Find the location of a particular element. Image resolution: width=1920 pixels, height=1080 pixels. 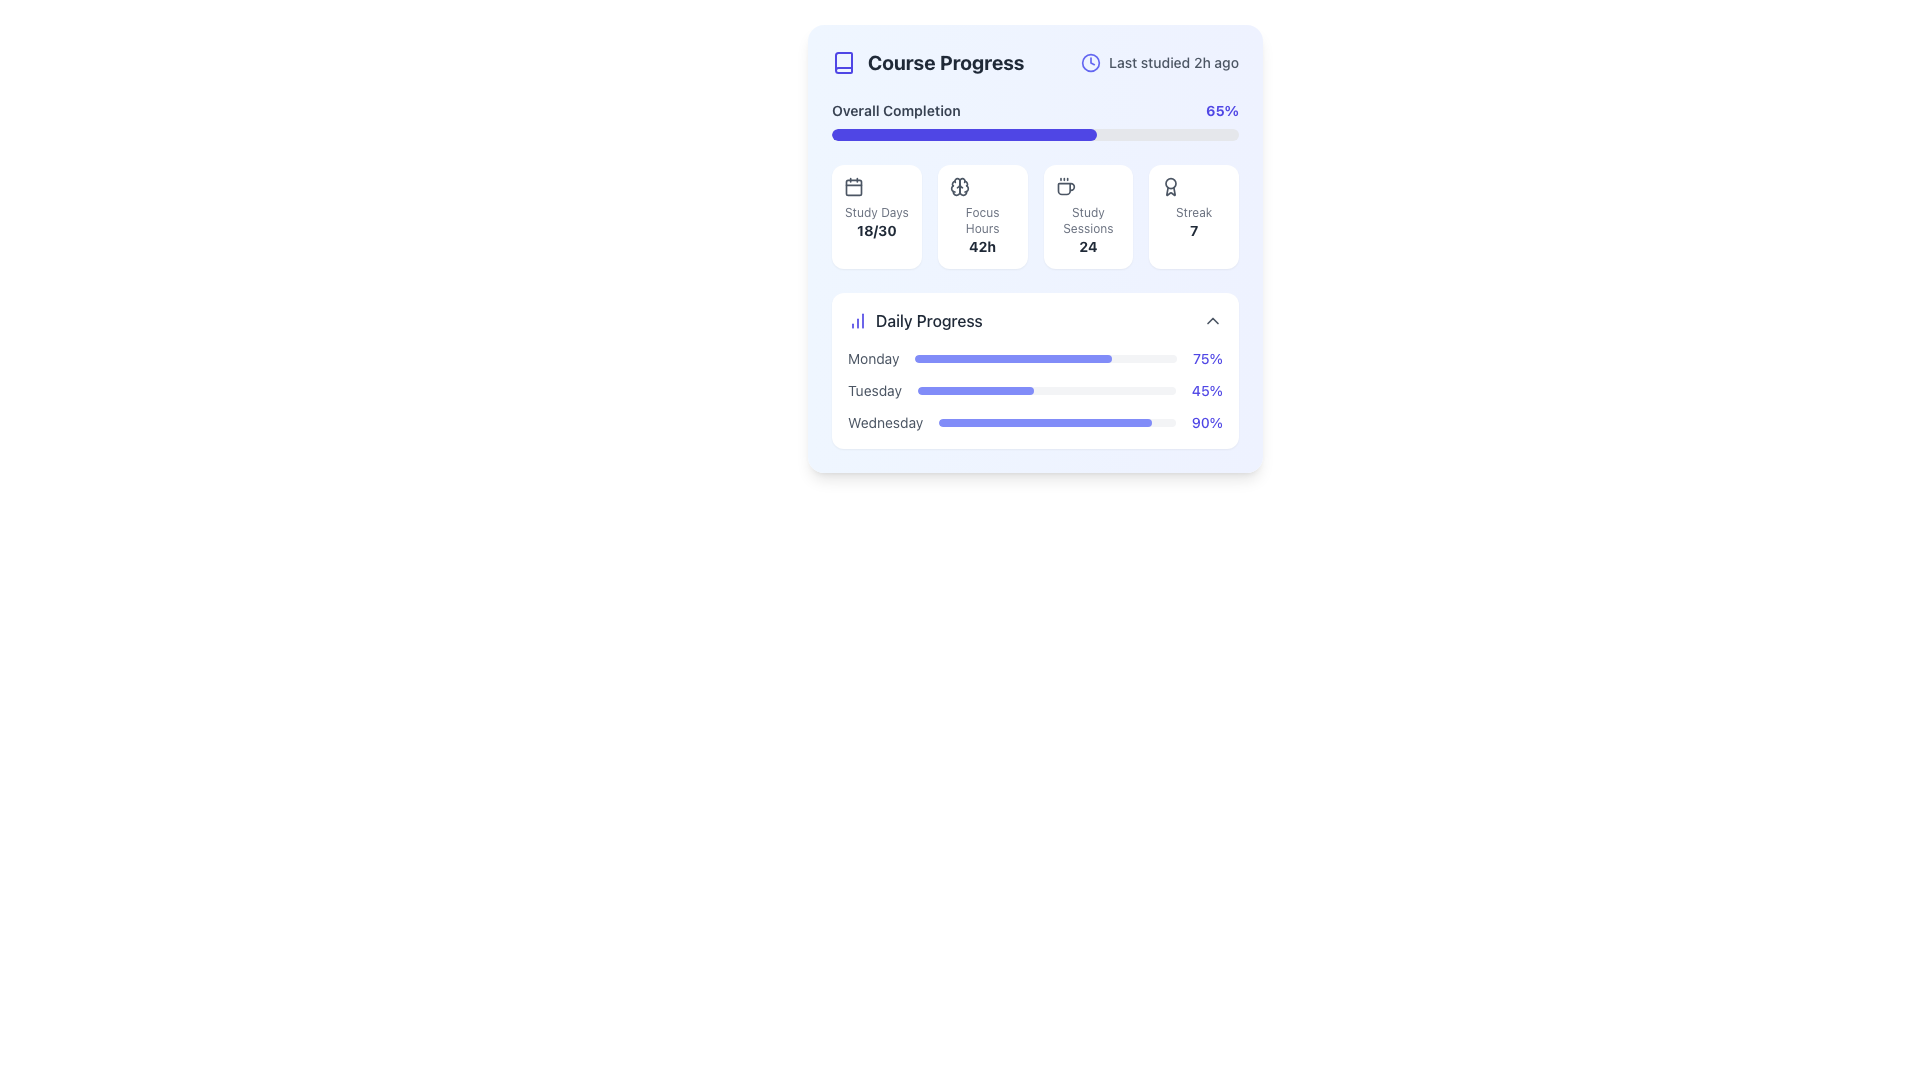

the heading with an icon that indicates the 'Course Progress' section is located at coordinates (926, 61).